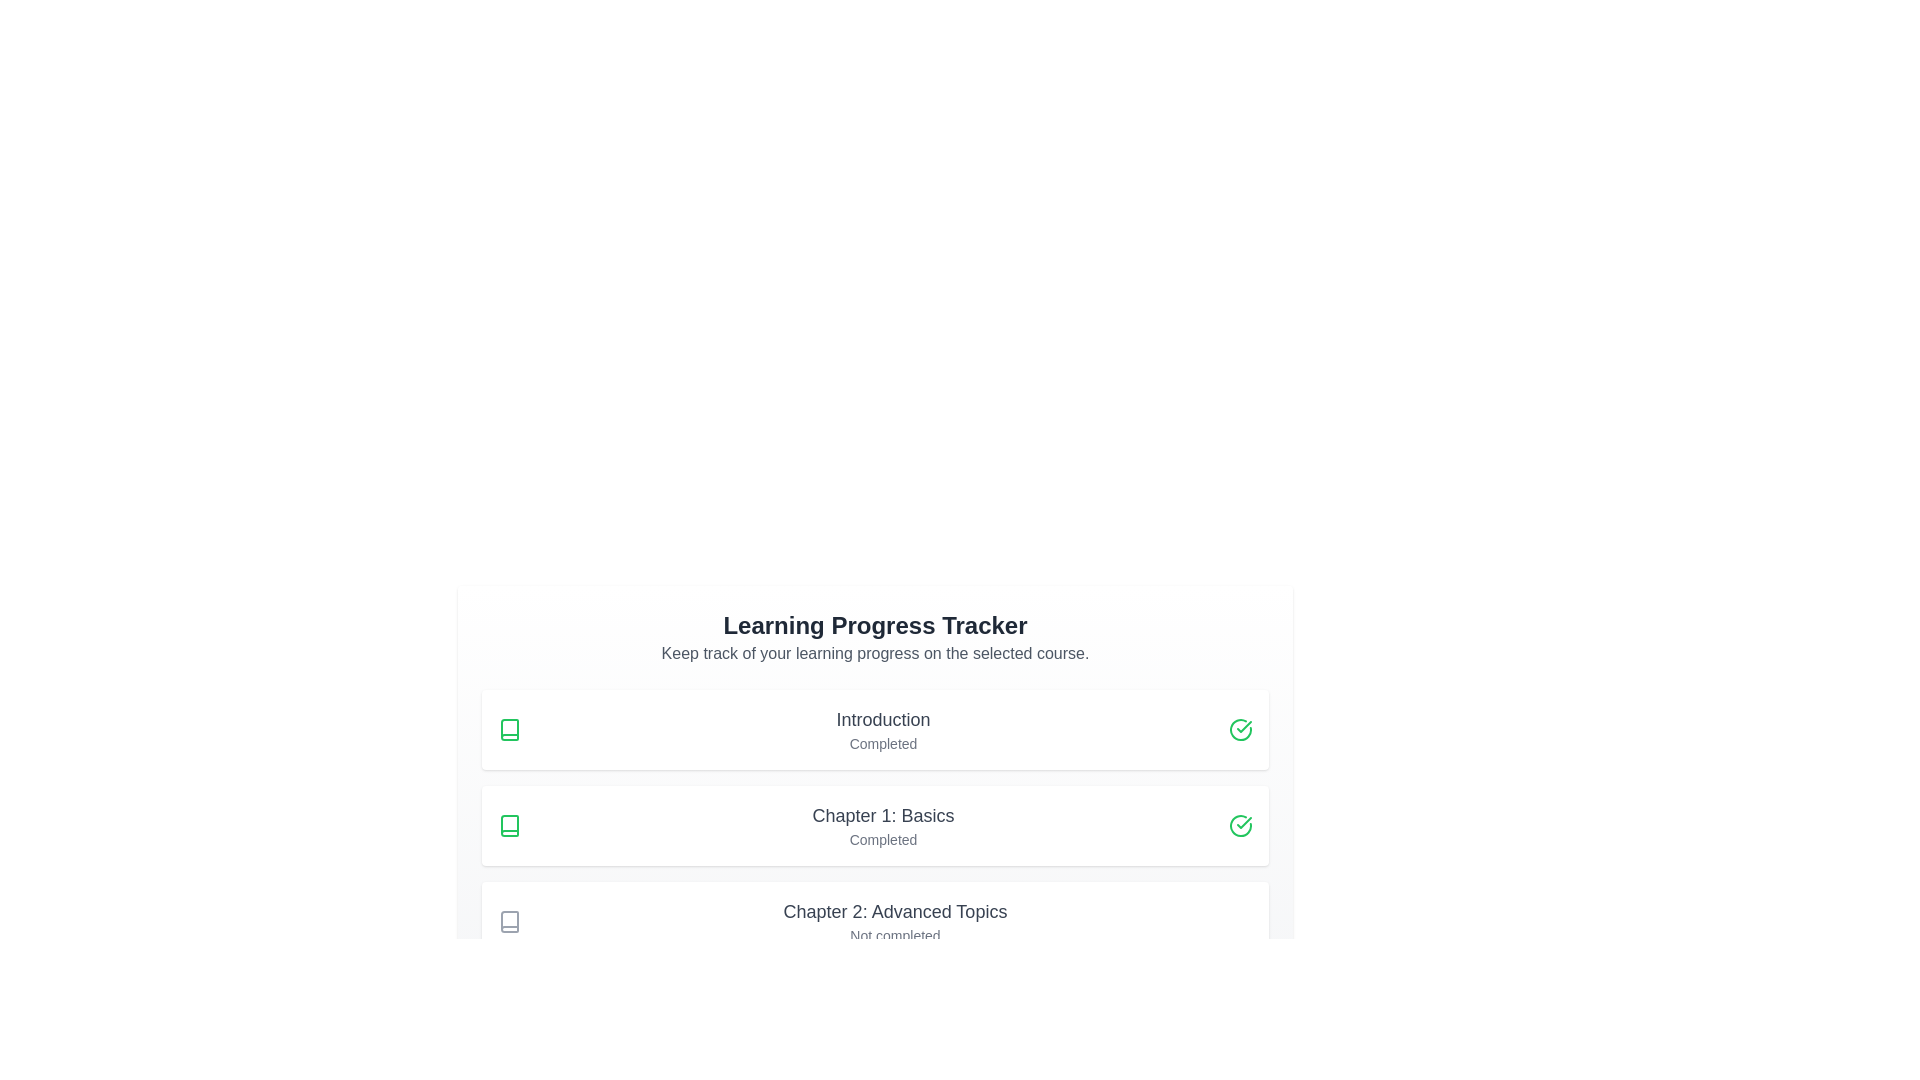 Image resolution: width=1920 pixels, height=1080 pixels. I want to click on the circular icon with a green outline and checkmark, indicating completion, located to the right of the 'Completed' text in the 'Chapter 1: Basics' card, so click(1240, 825).